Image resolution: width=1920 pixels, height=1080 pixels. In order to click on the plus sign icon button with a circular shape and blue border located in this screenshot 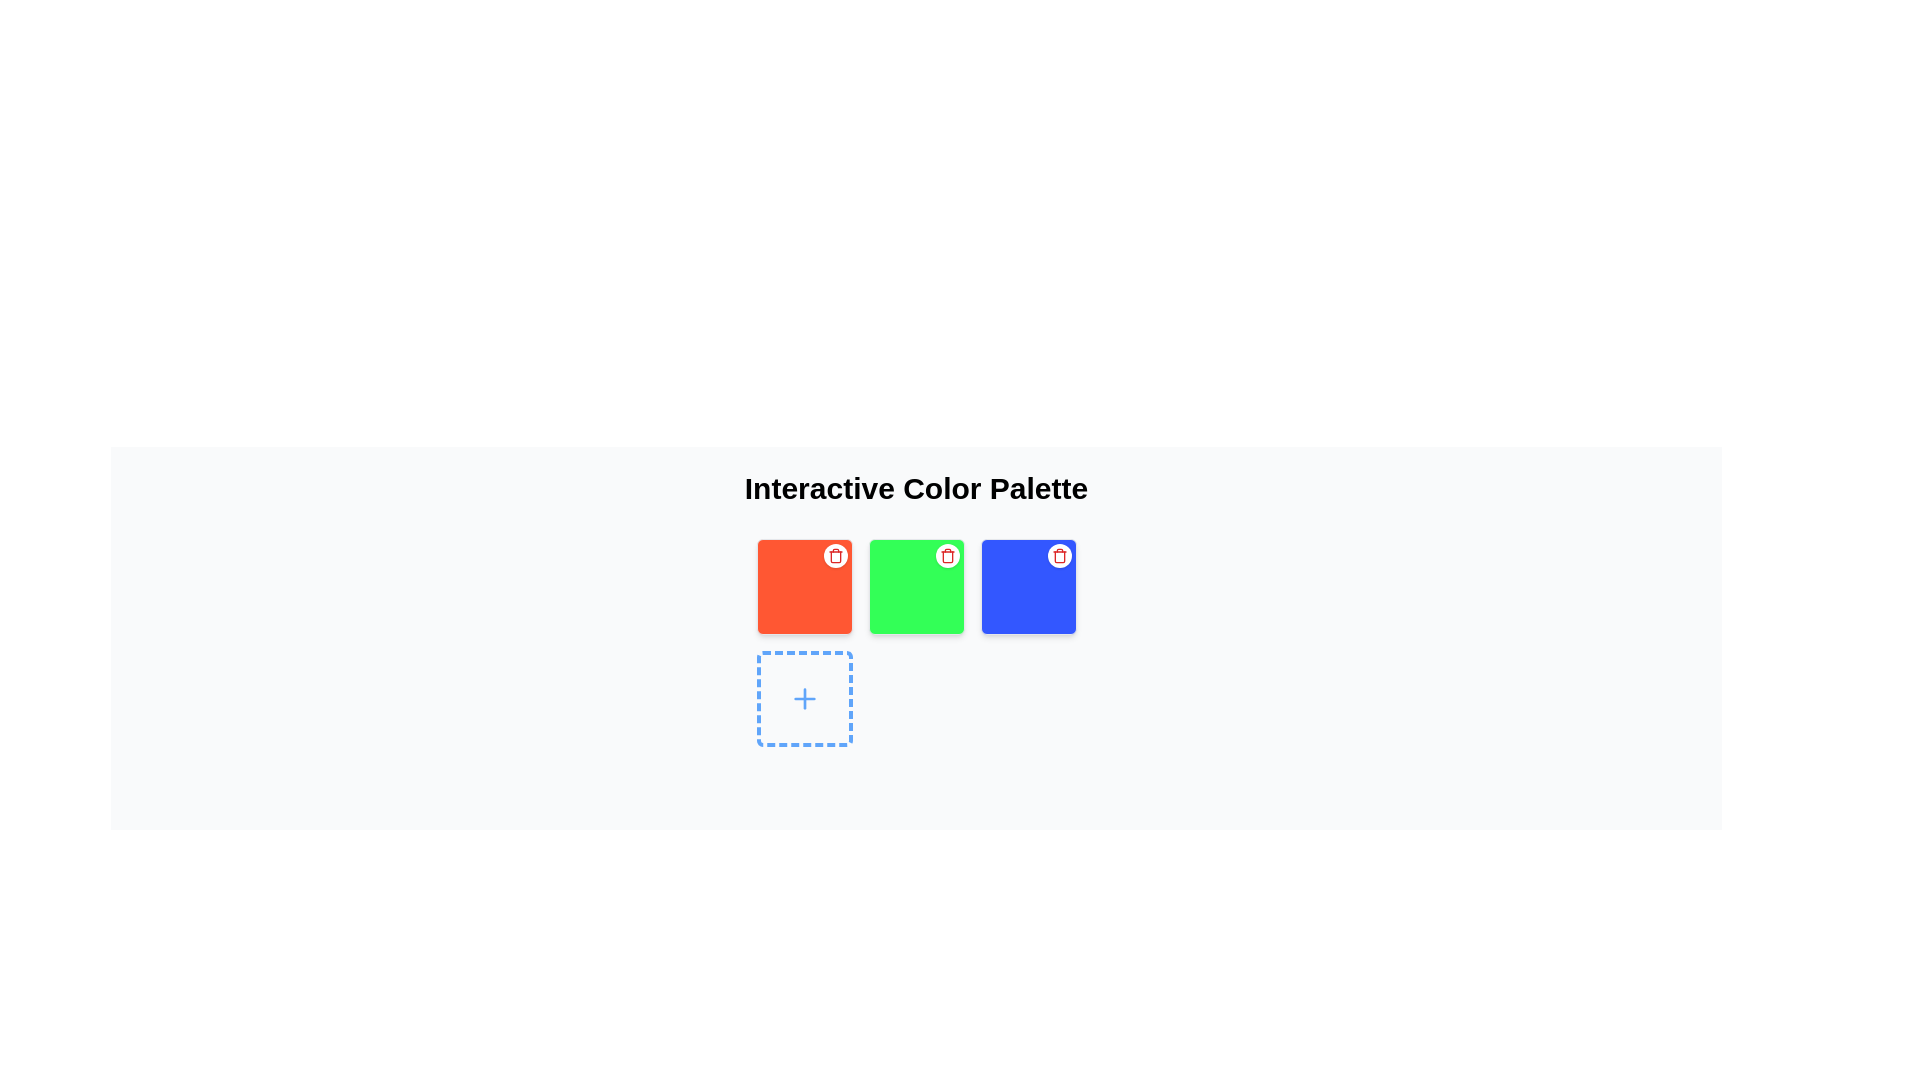, I will do `click(804, 697)`.